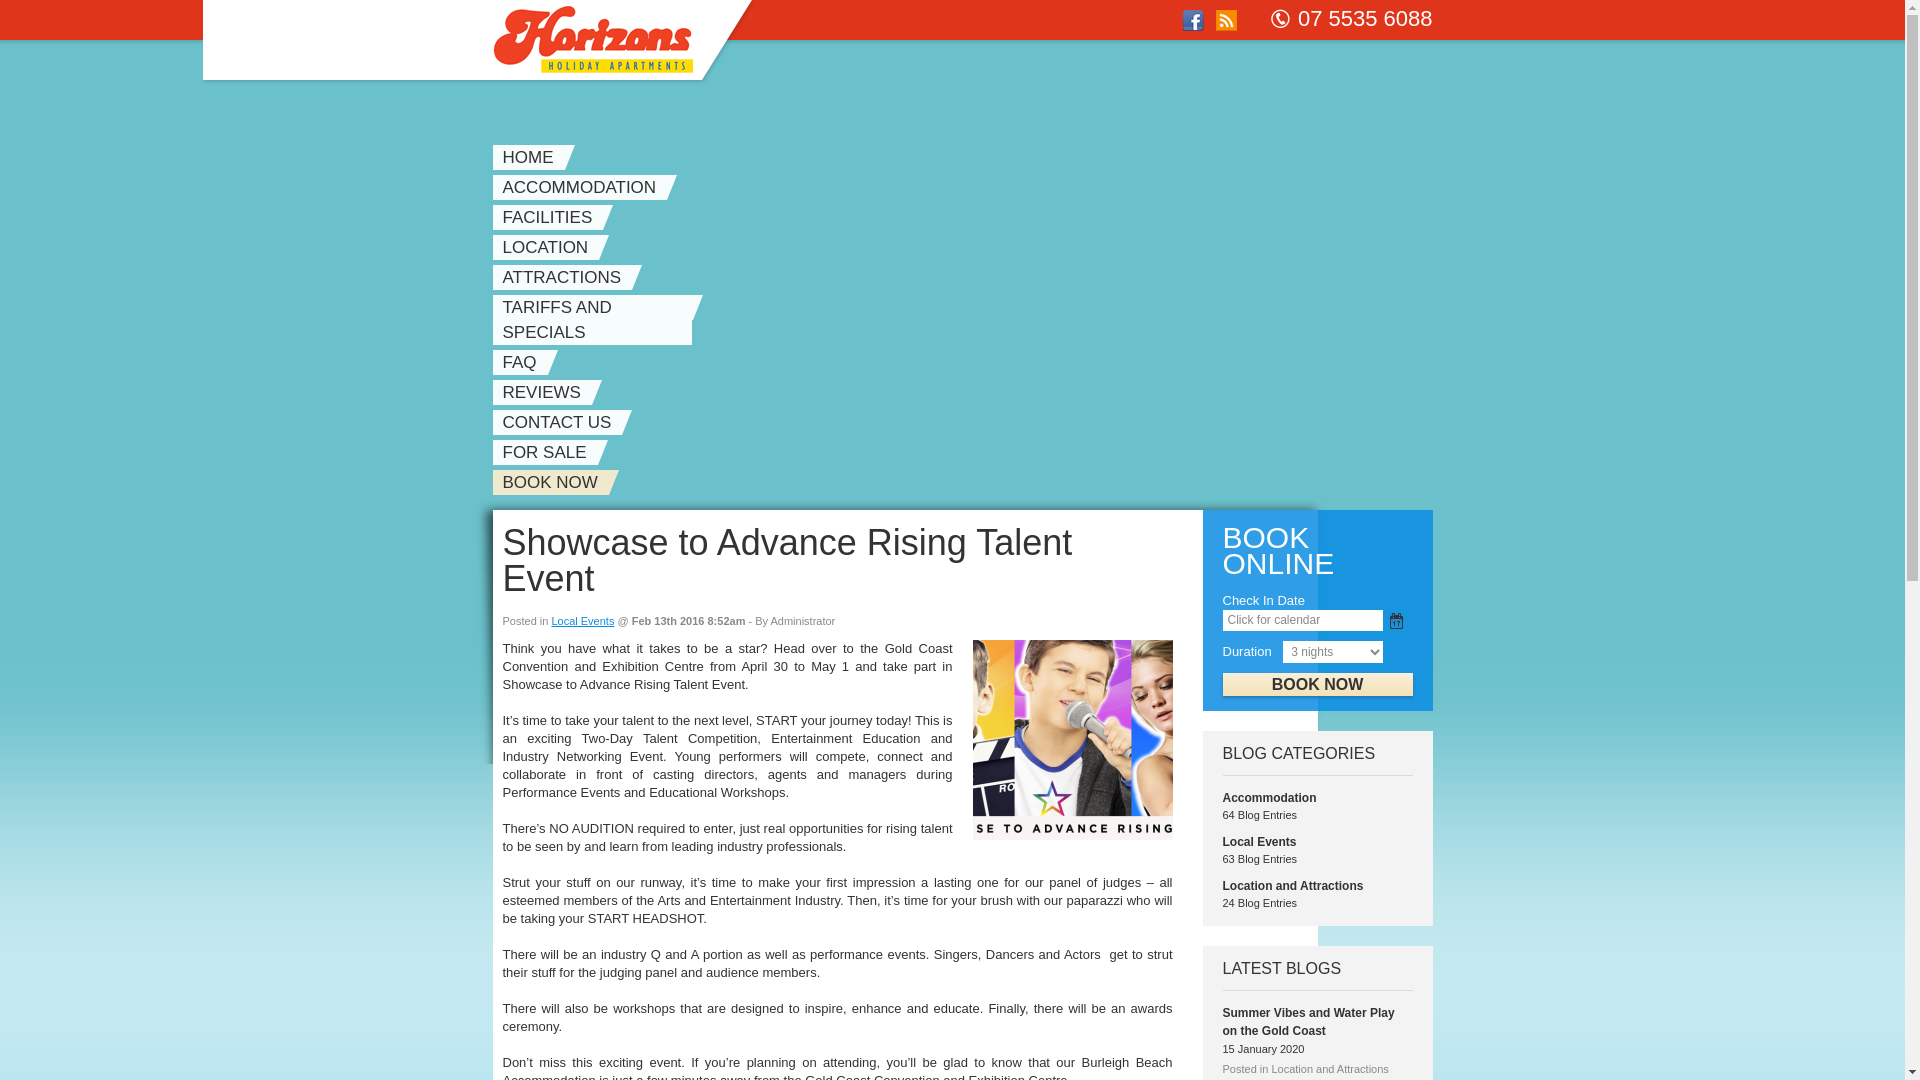 This screenshot has width=1920, height=1080. Describe the element at coordinates (1308, 1022) in the screenshot. I see `'Summer Vibes and Water Play on the Gold Coast'` at that location.